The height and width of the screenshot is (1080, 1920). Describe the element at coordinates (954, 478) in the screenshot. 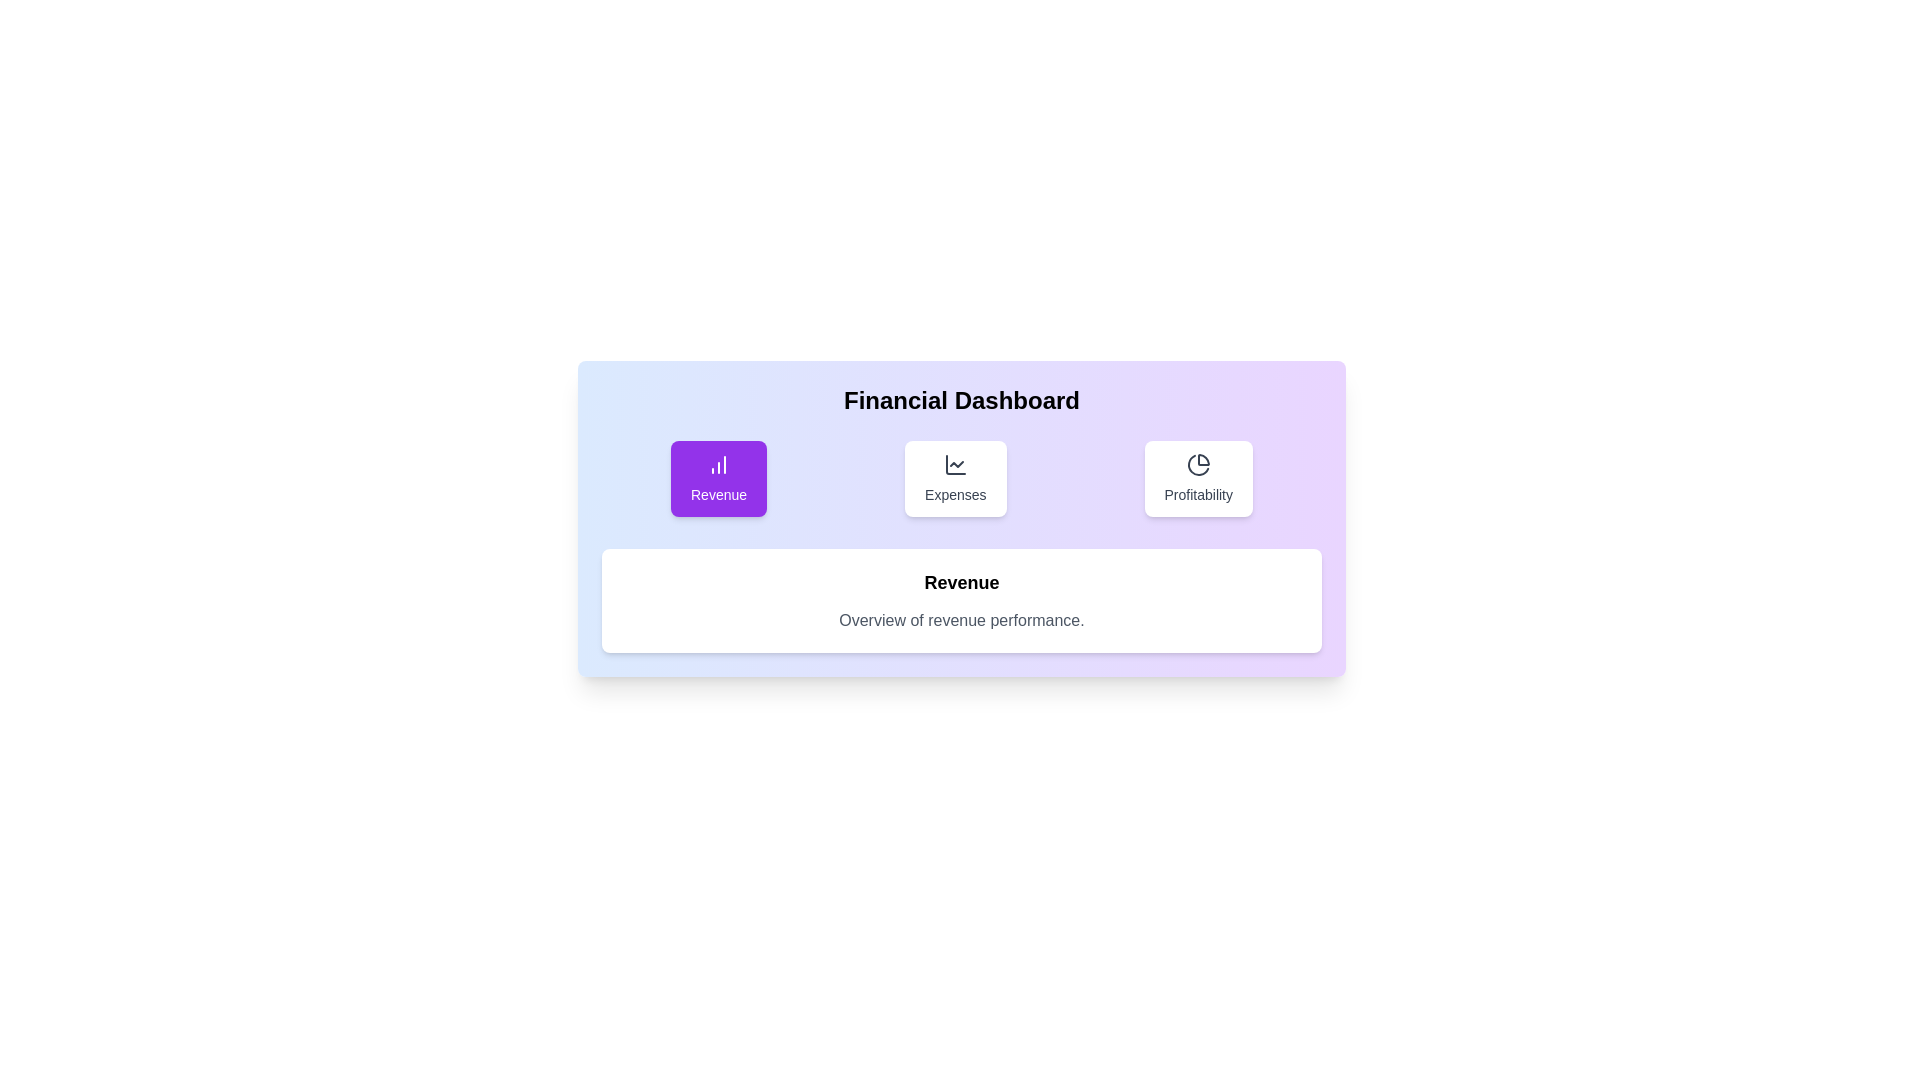

I see `the Expenses tab on the FinancialDashboard component` at that location.